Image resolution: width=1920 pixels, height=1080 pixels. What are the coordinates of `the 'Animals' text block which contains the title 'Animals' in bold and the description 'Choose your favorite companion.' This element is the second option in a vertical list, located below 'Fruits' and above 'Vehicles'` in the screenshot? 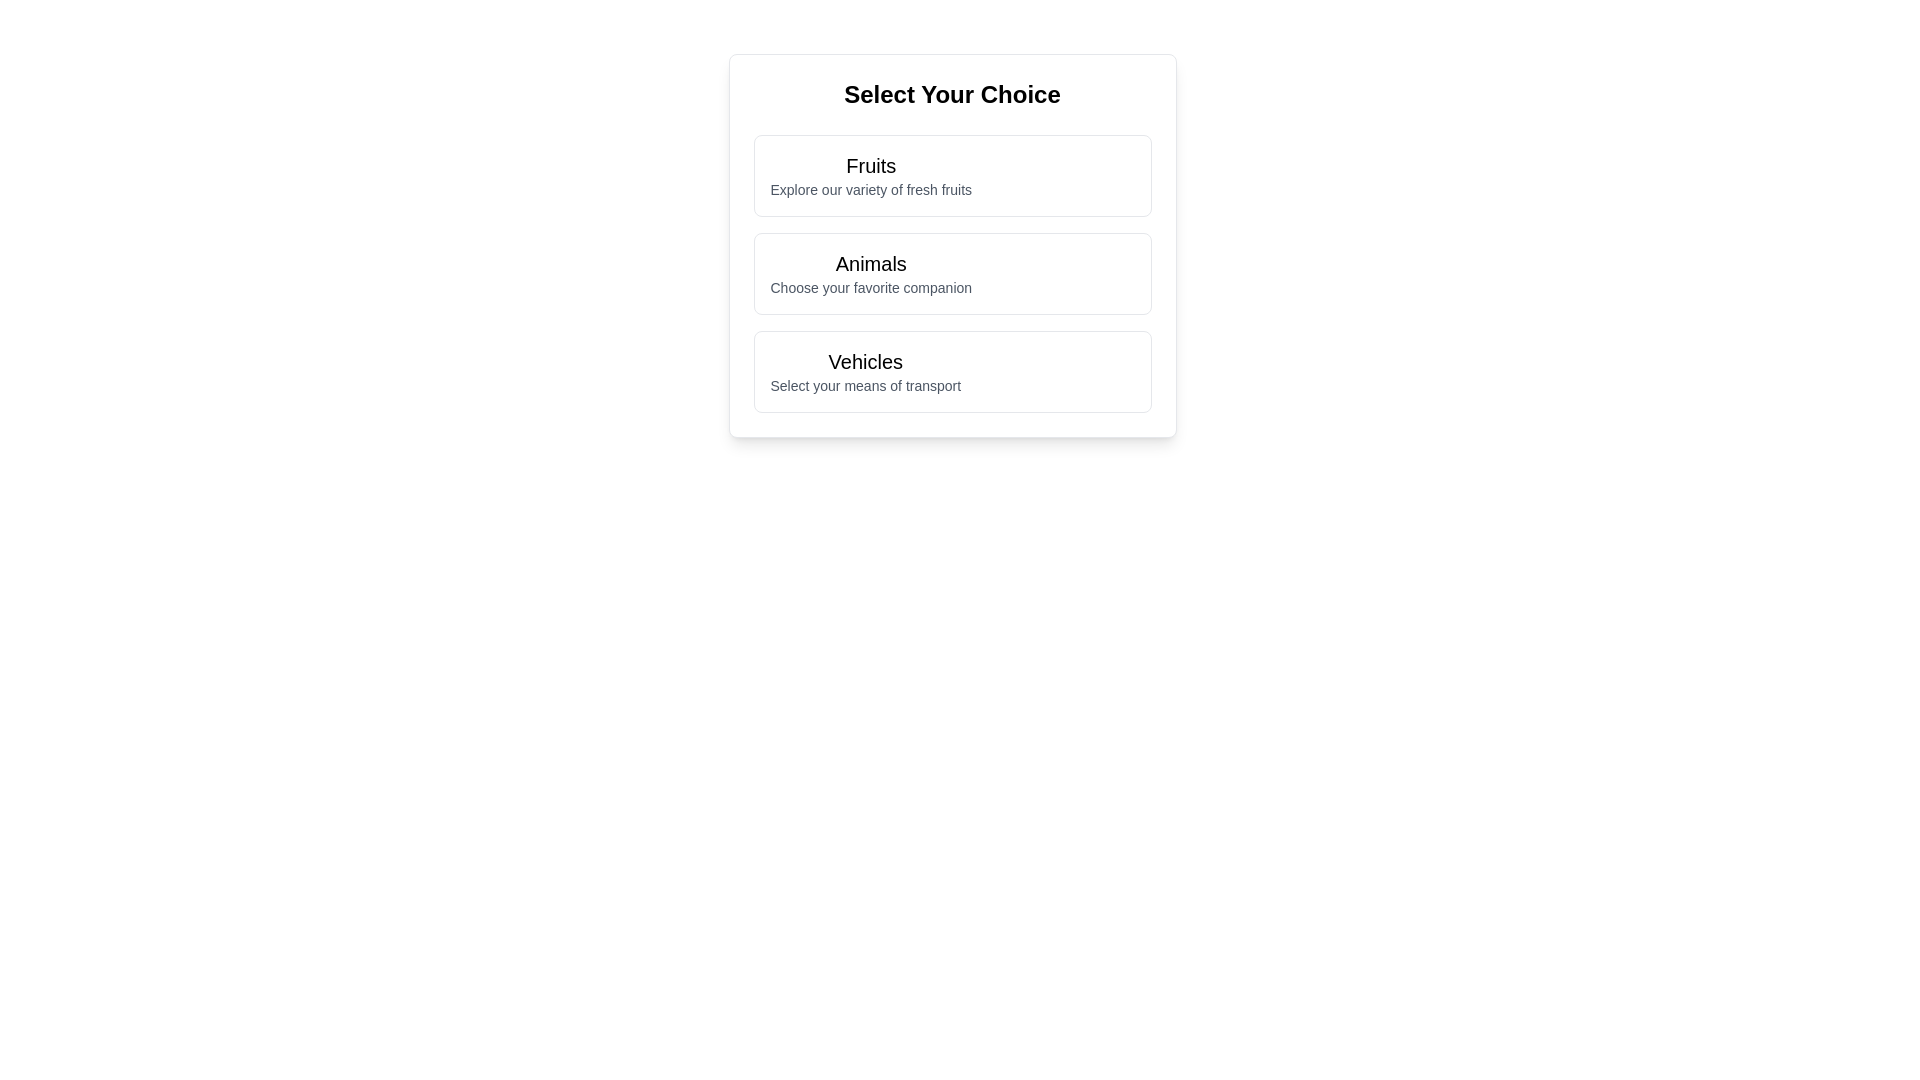 It's located at (871, 273).